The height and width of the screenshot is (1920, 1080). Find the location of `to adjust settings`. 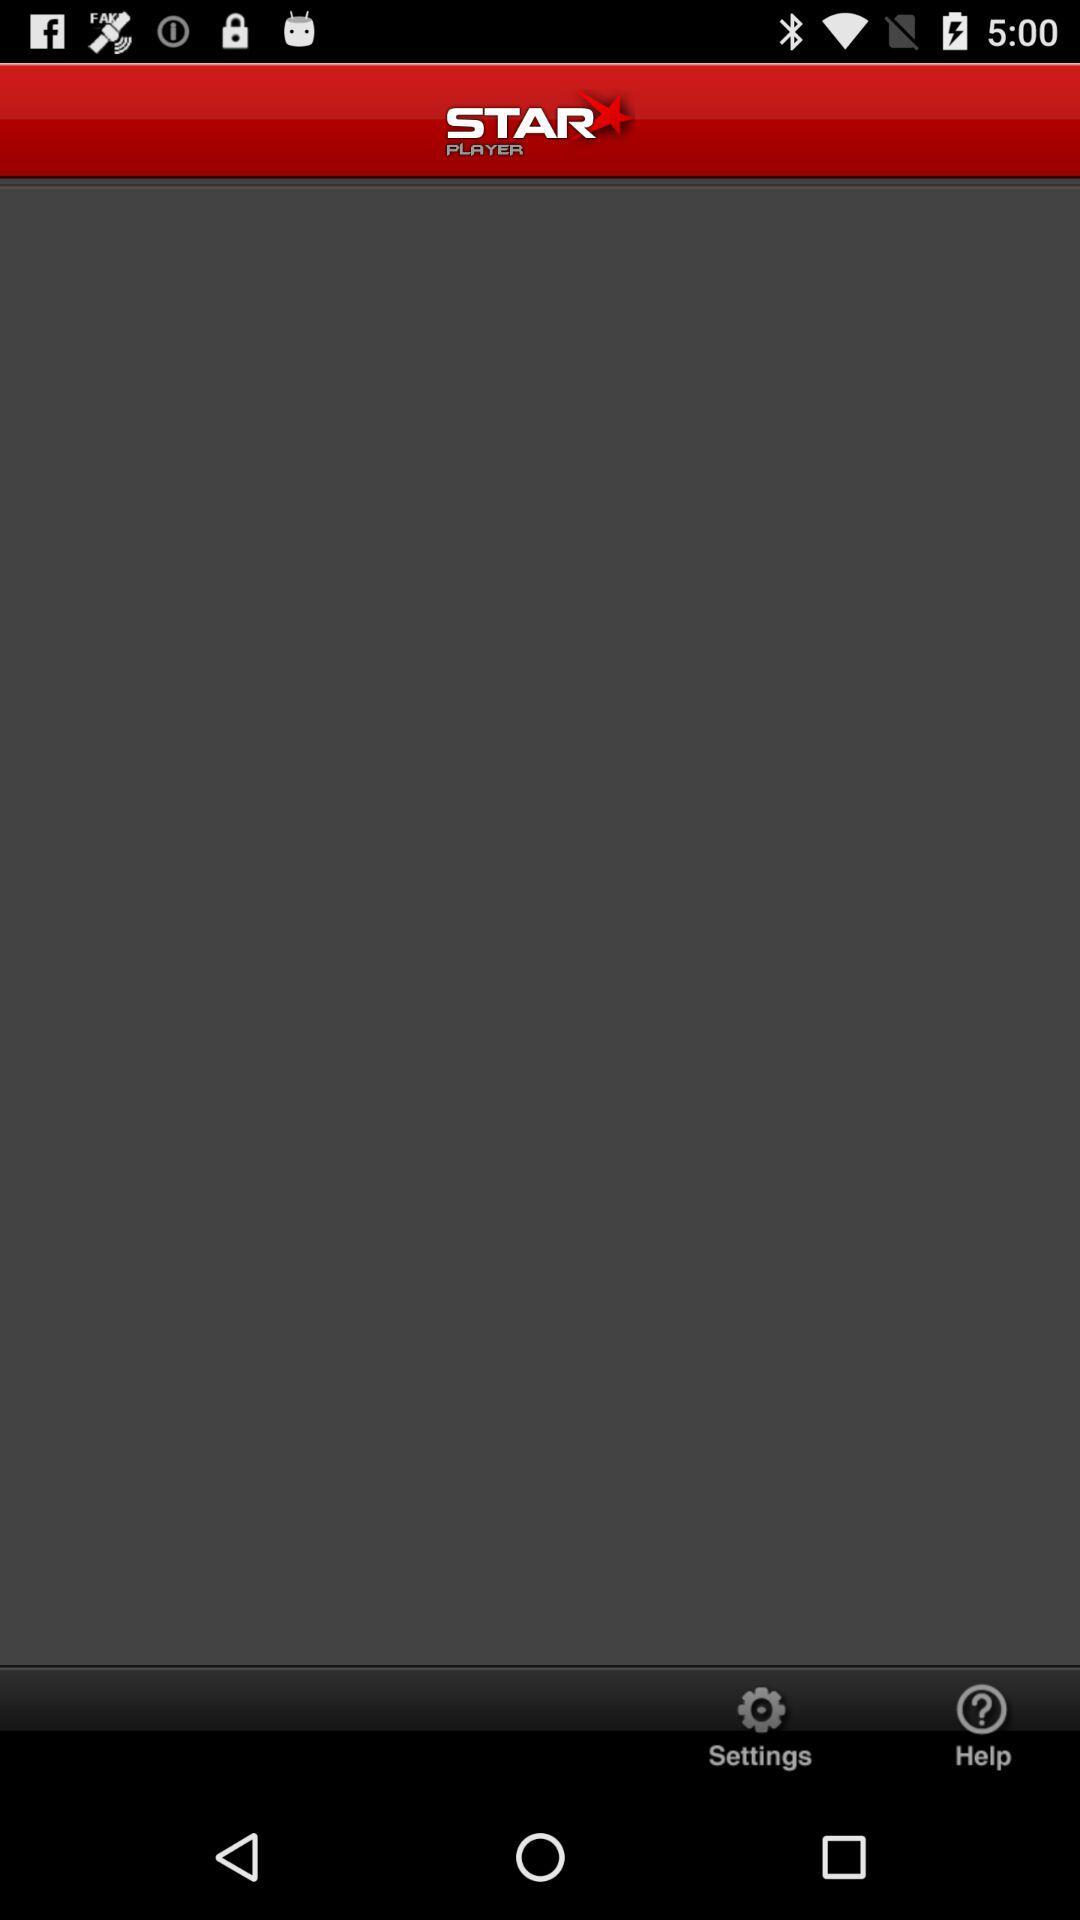

to adjust settings is located at coordinates (760, 1728).